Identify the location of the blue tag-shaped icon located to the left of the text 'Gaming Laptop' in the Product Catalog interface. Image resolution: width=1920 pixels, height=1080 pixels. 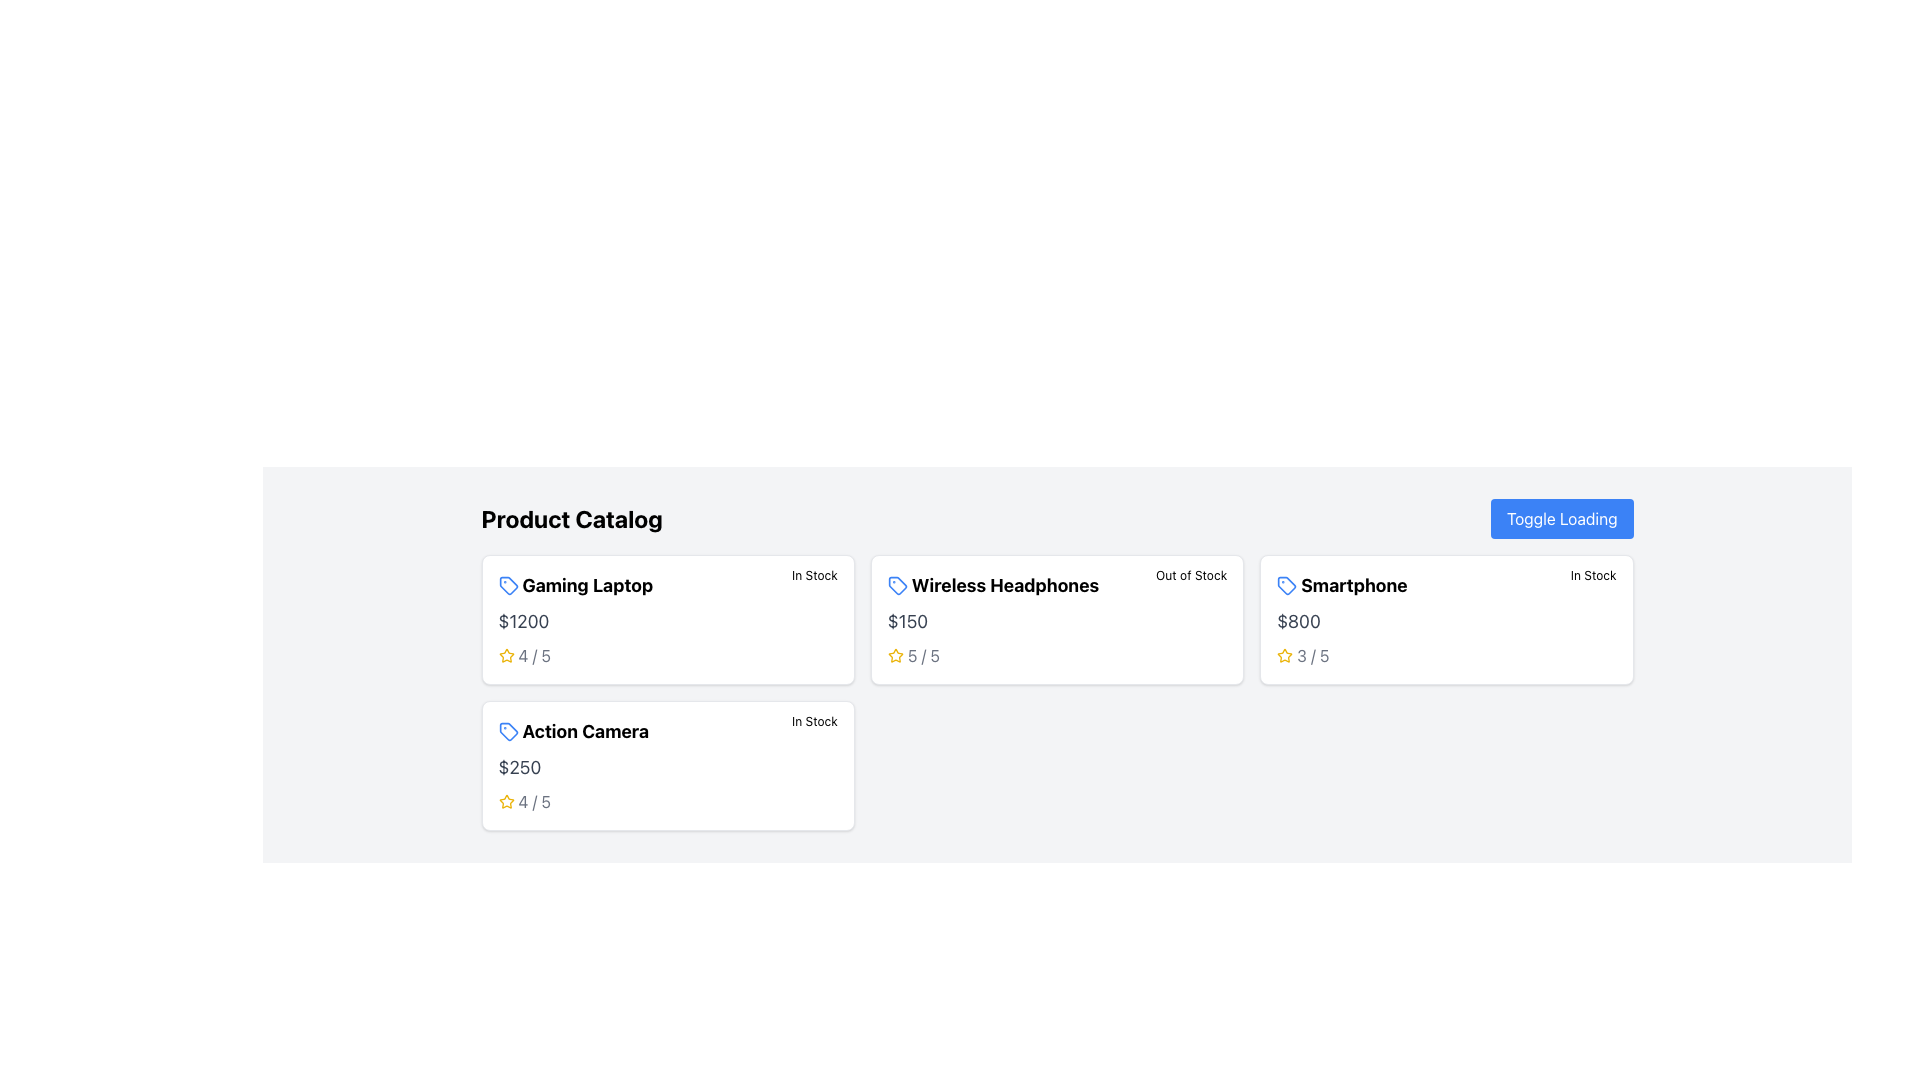
(508, 585).